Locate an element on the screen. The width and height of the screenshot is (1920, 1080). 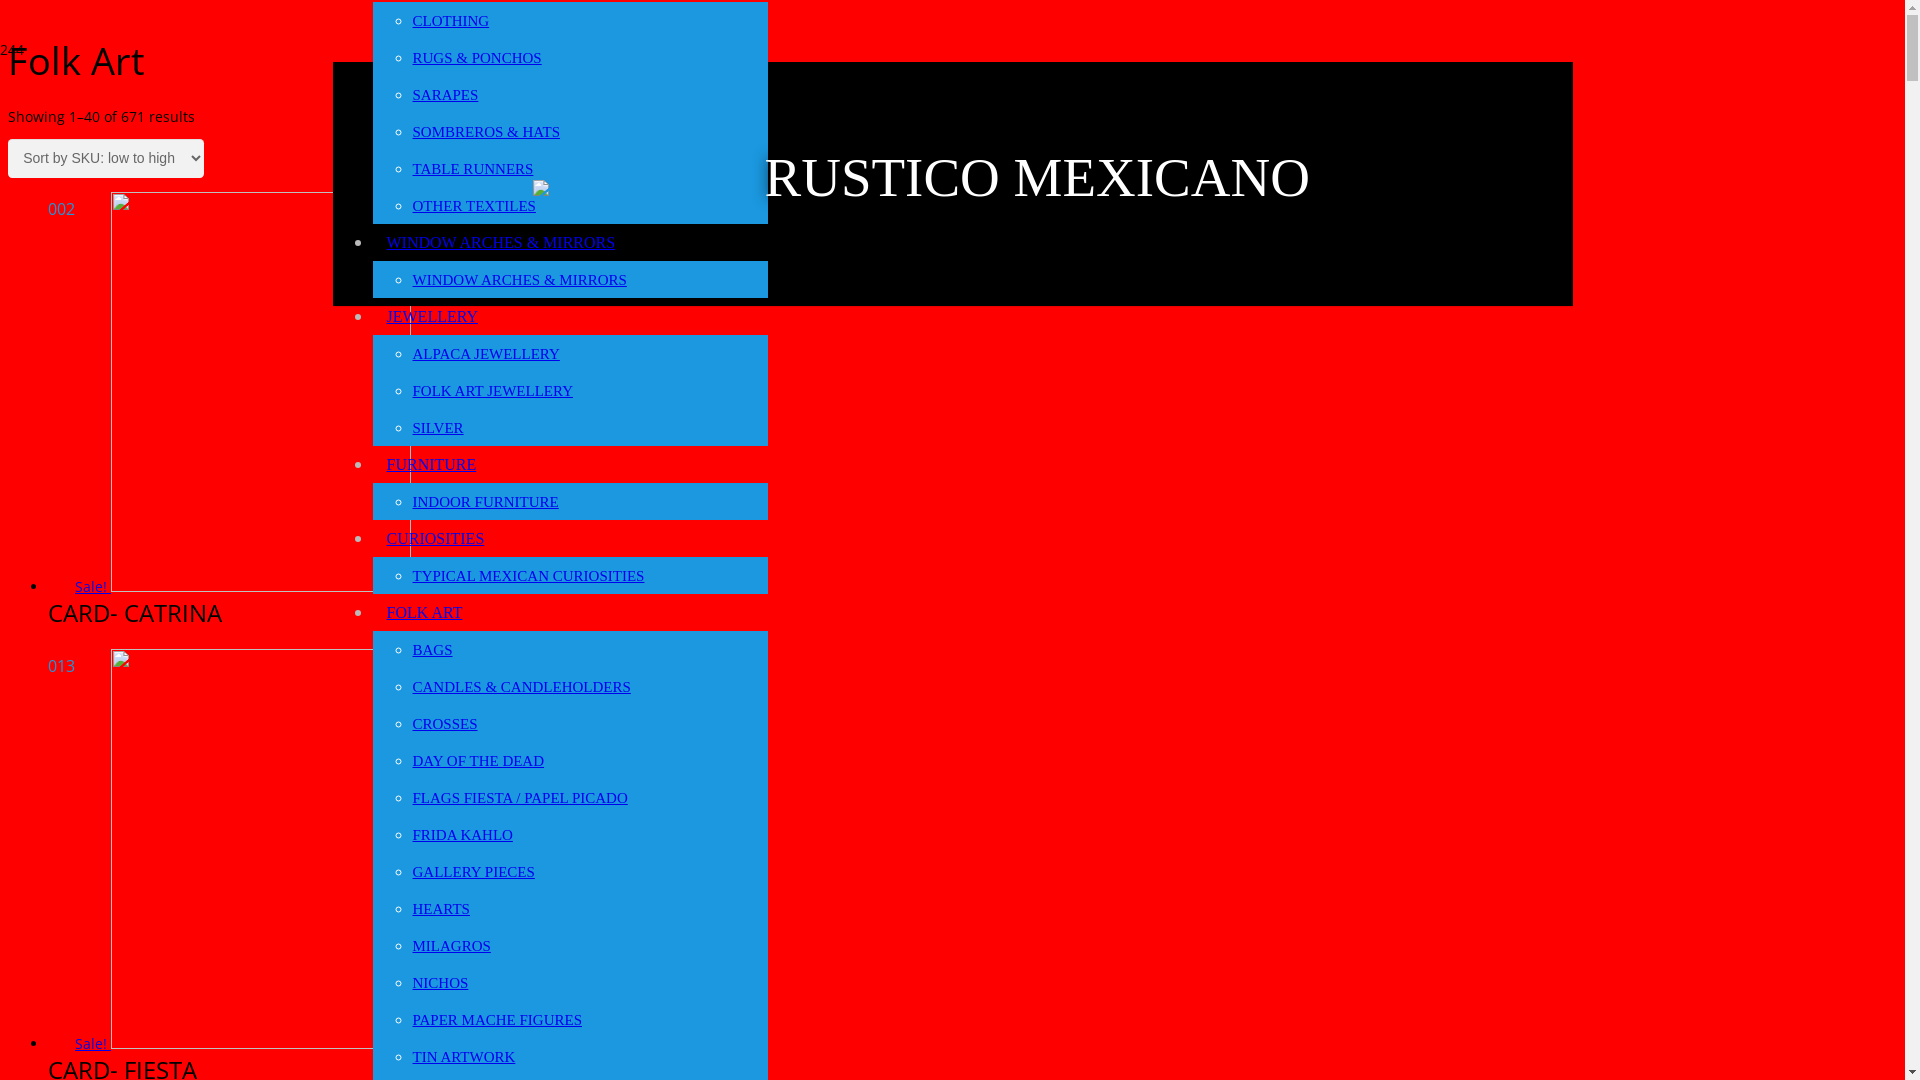
'CURIOSITIES' is located at coordinates (434, 537).